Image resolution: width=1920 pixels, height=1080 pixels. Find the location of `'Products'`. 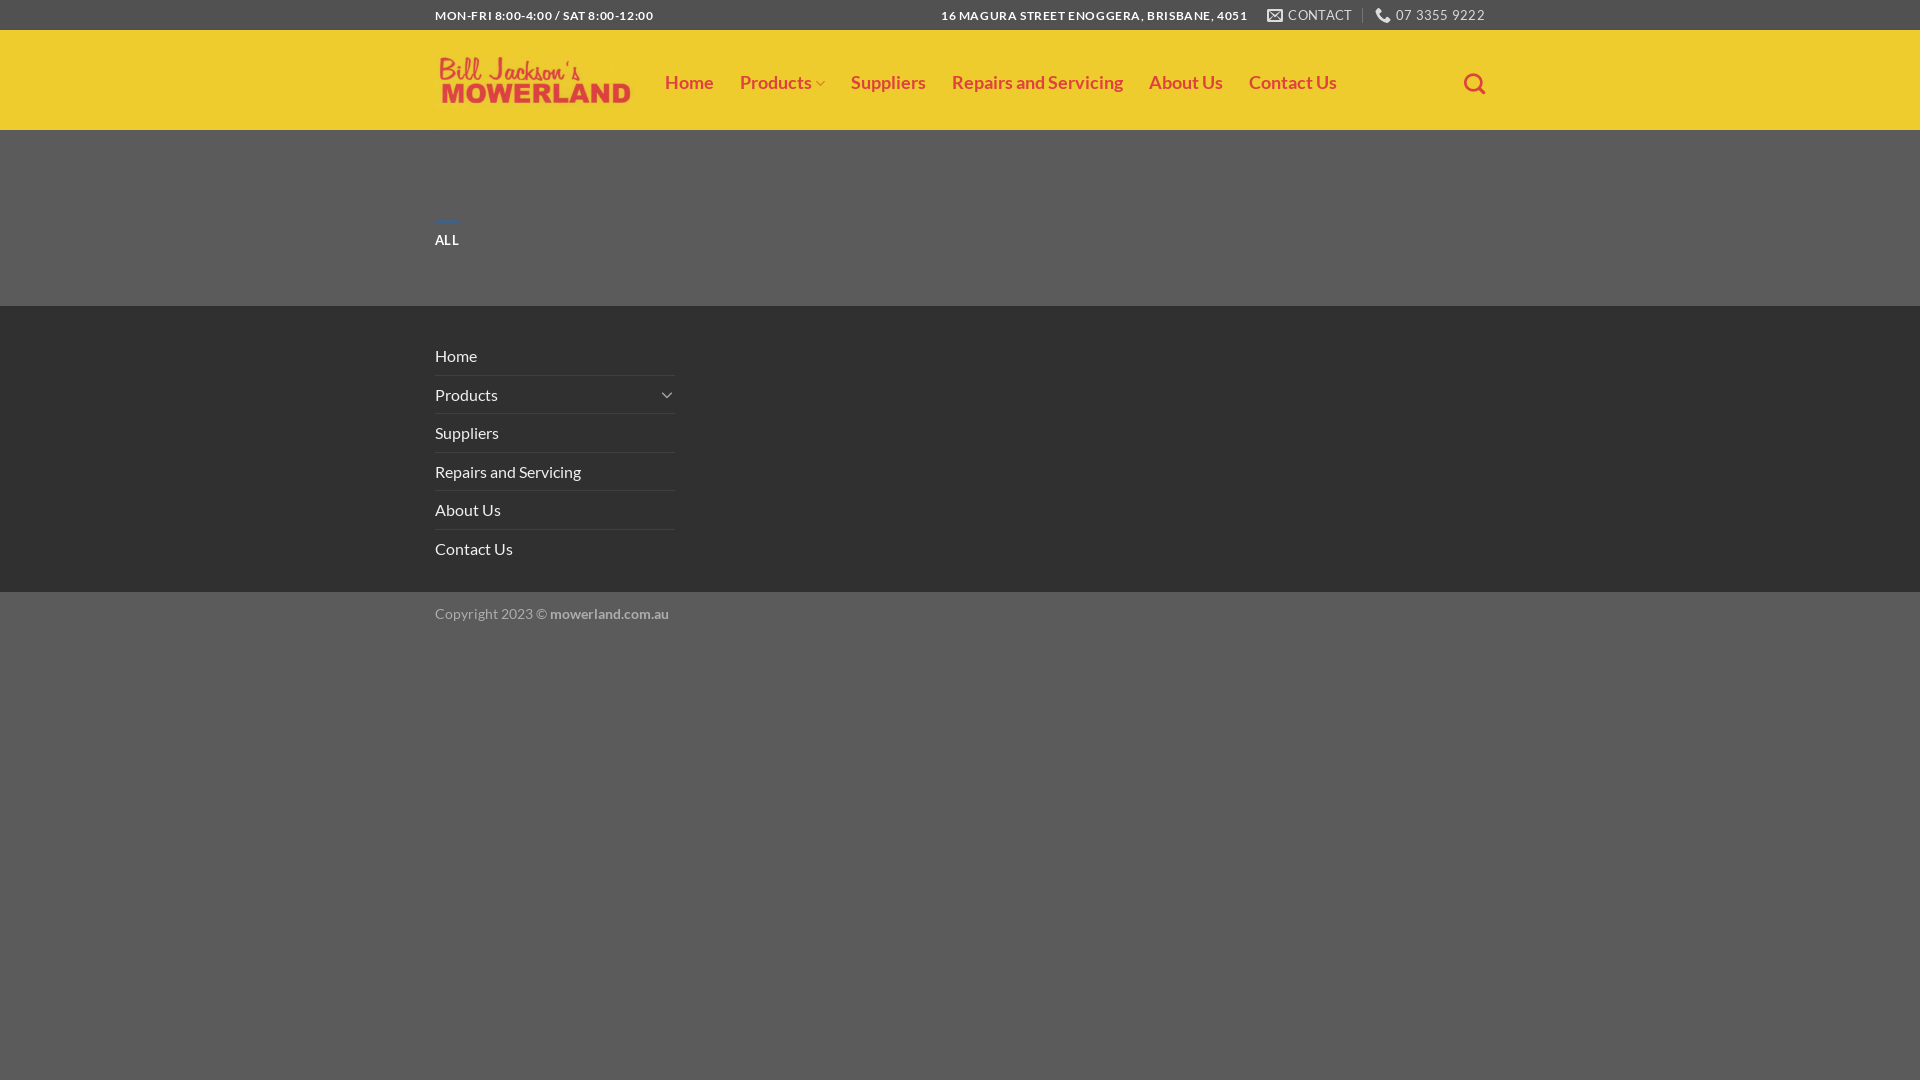

'Products' is located at coordinates (434, 394).